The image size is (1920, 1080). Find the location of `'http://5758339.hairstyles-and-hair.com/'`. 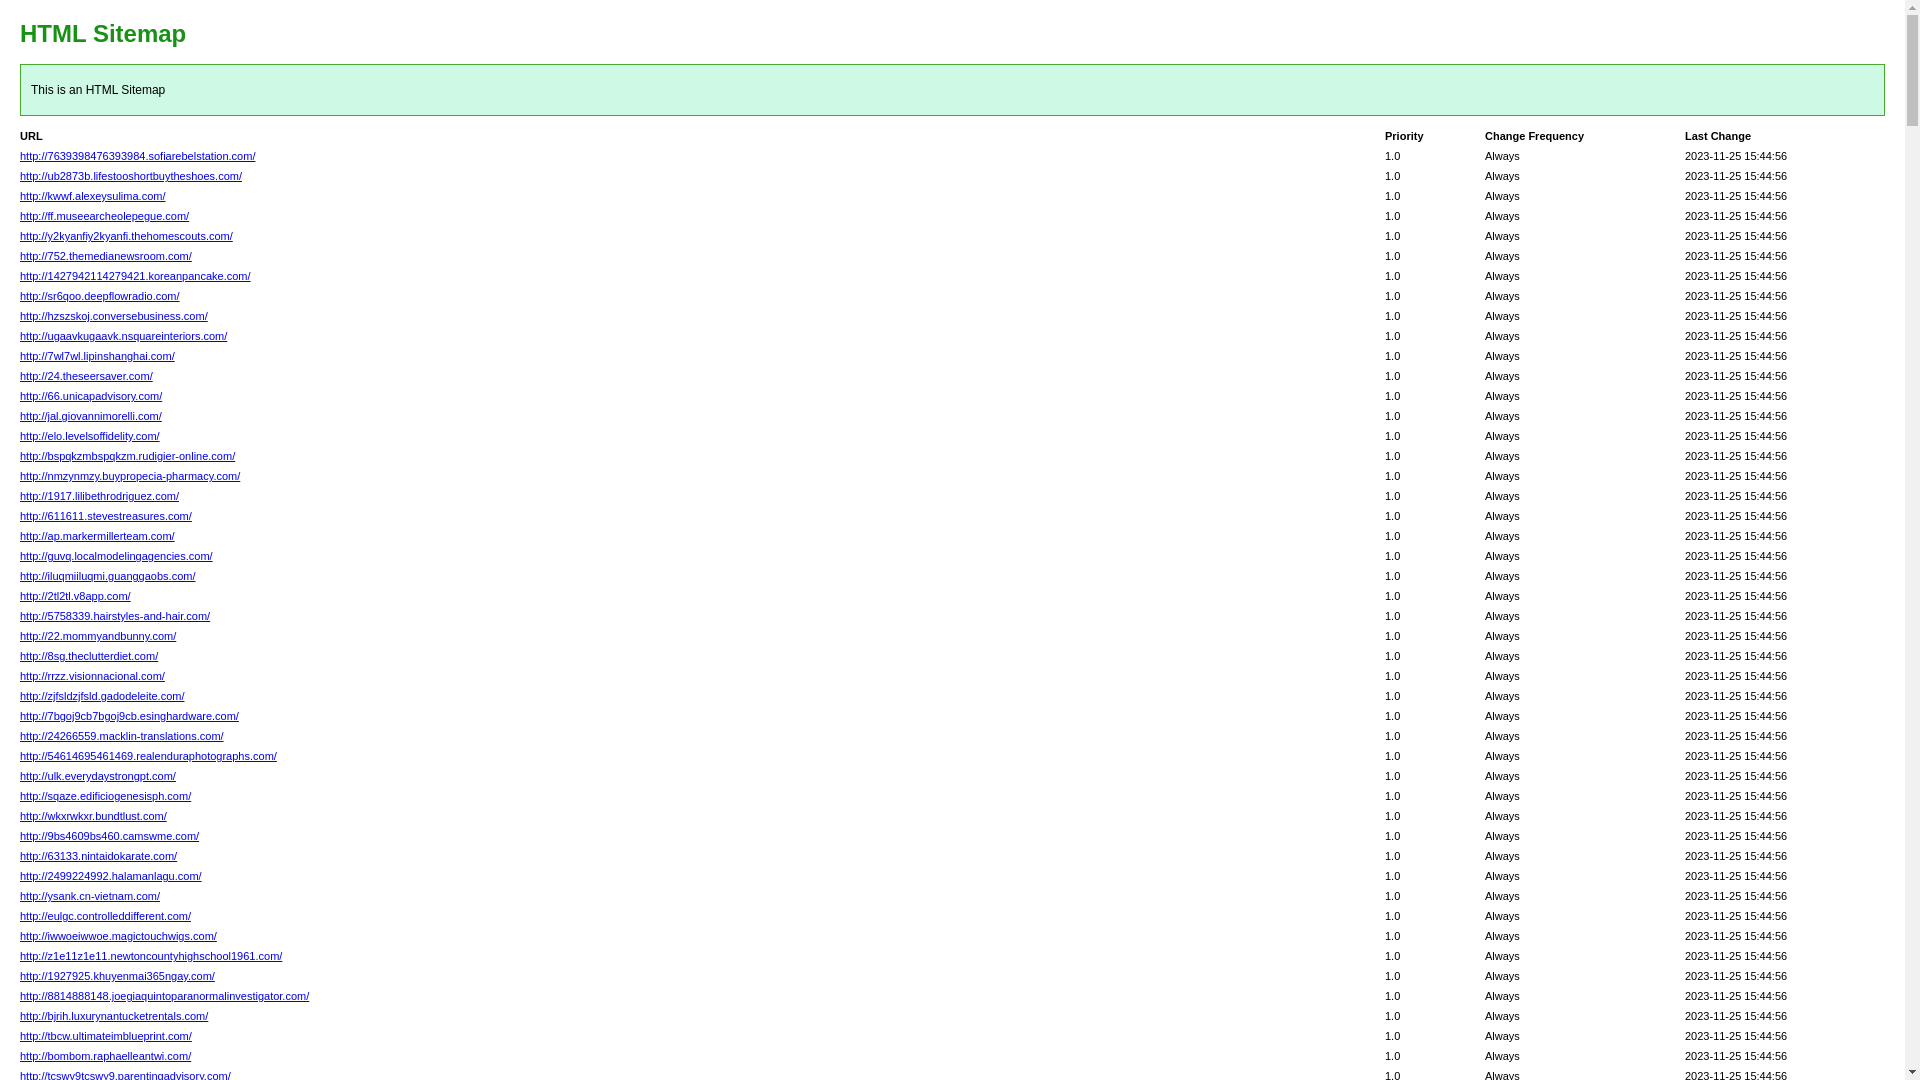

'http://5758339.hairstyles-and-hair.com/' is located at coordinates (114, 615).